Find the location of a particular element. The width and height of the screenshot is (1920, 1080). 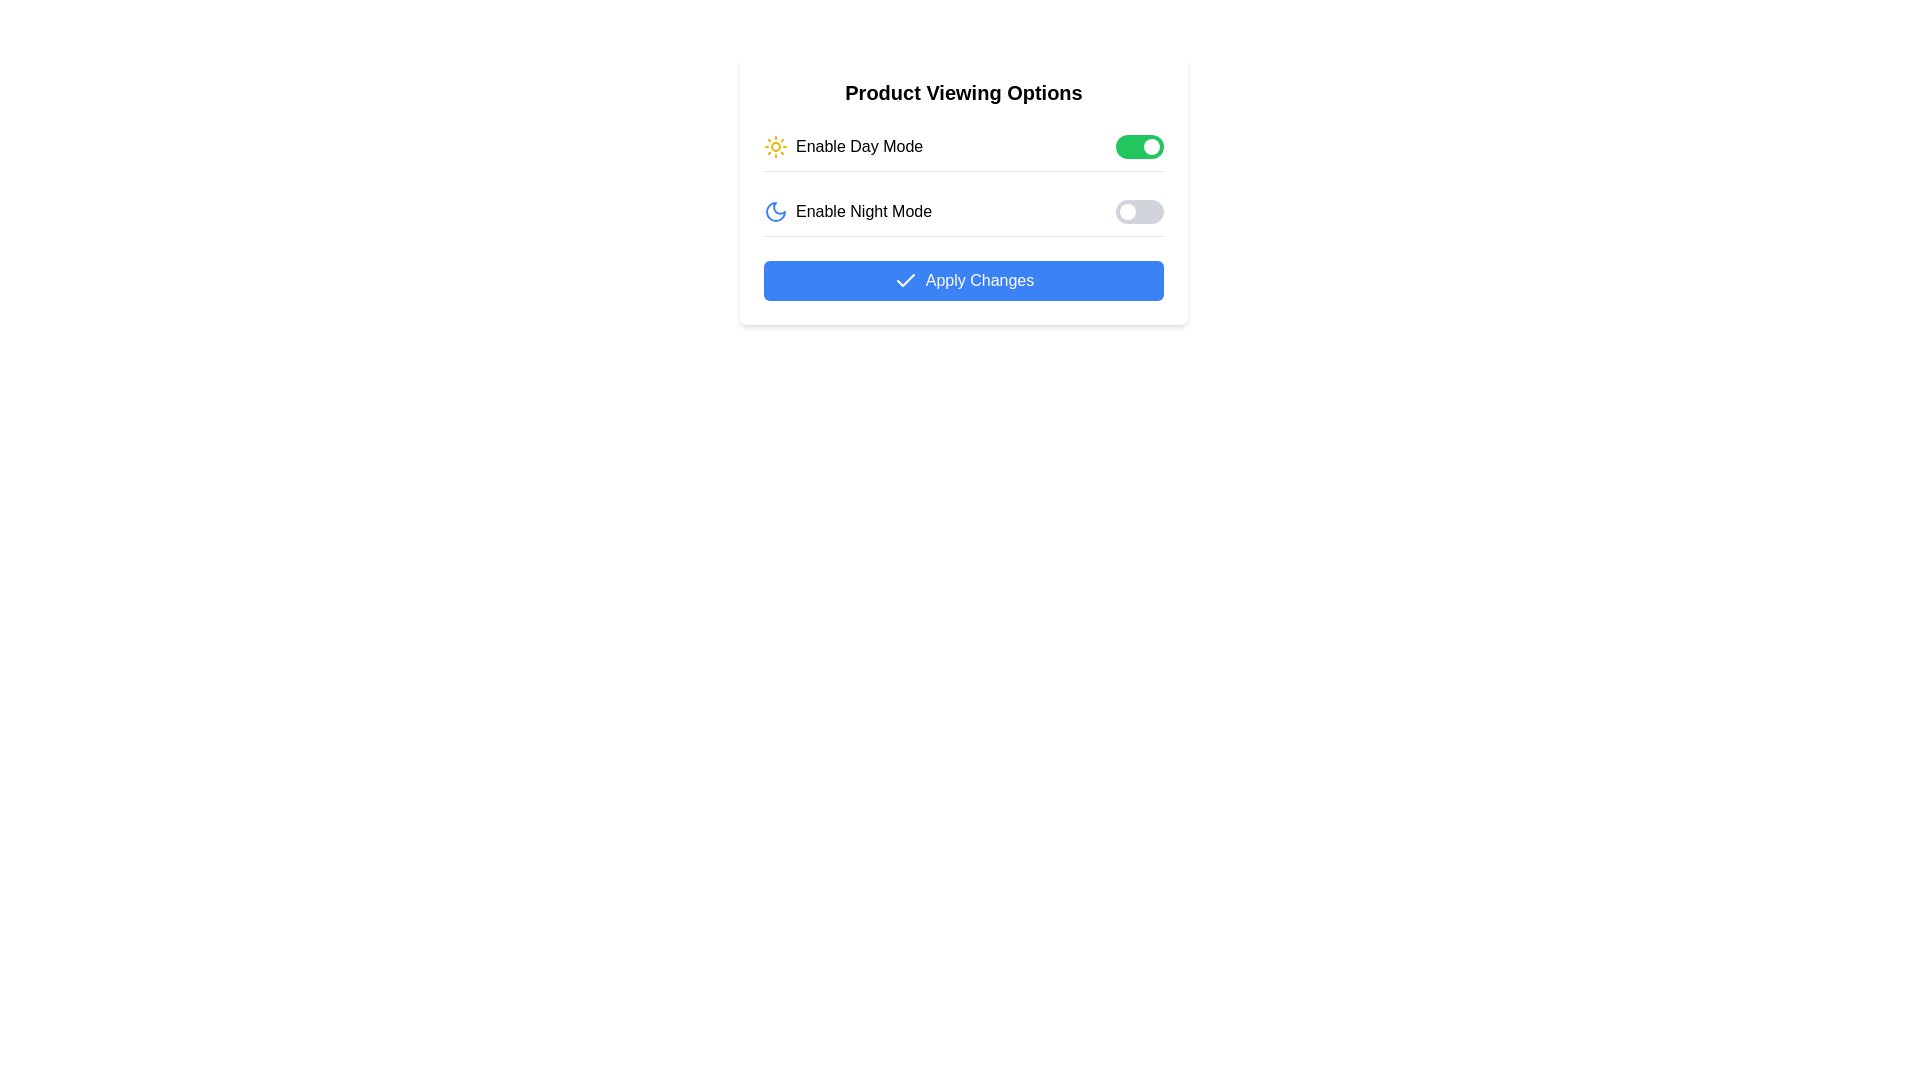

the checkmark icon which is centrally located within the 'Apply Changes' button, symbolizing successful completion is located at coordinates (904, 280).